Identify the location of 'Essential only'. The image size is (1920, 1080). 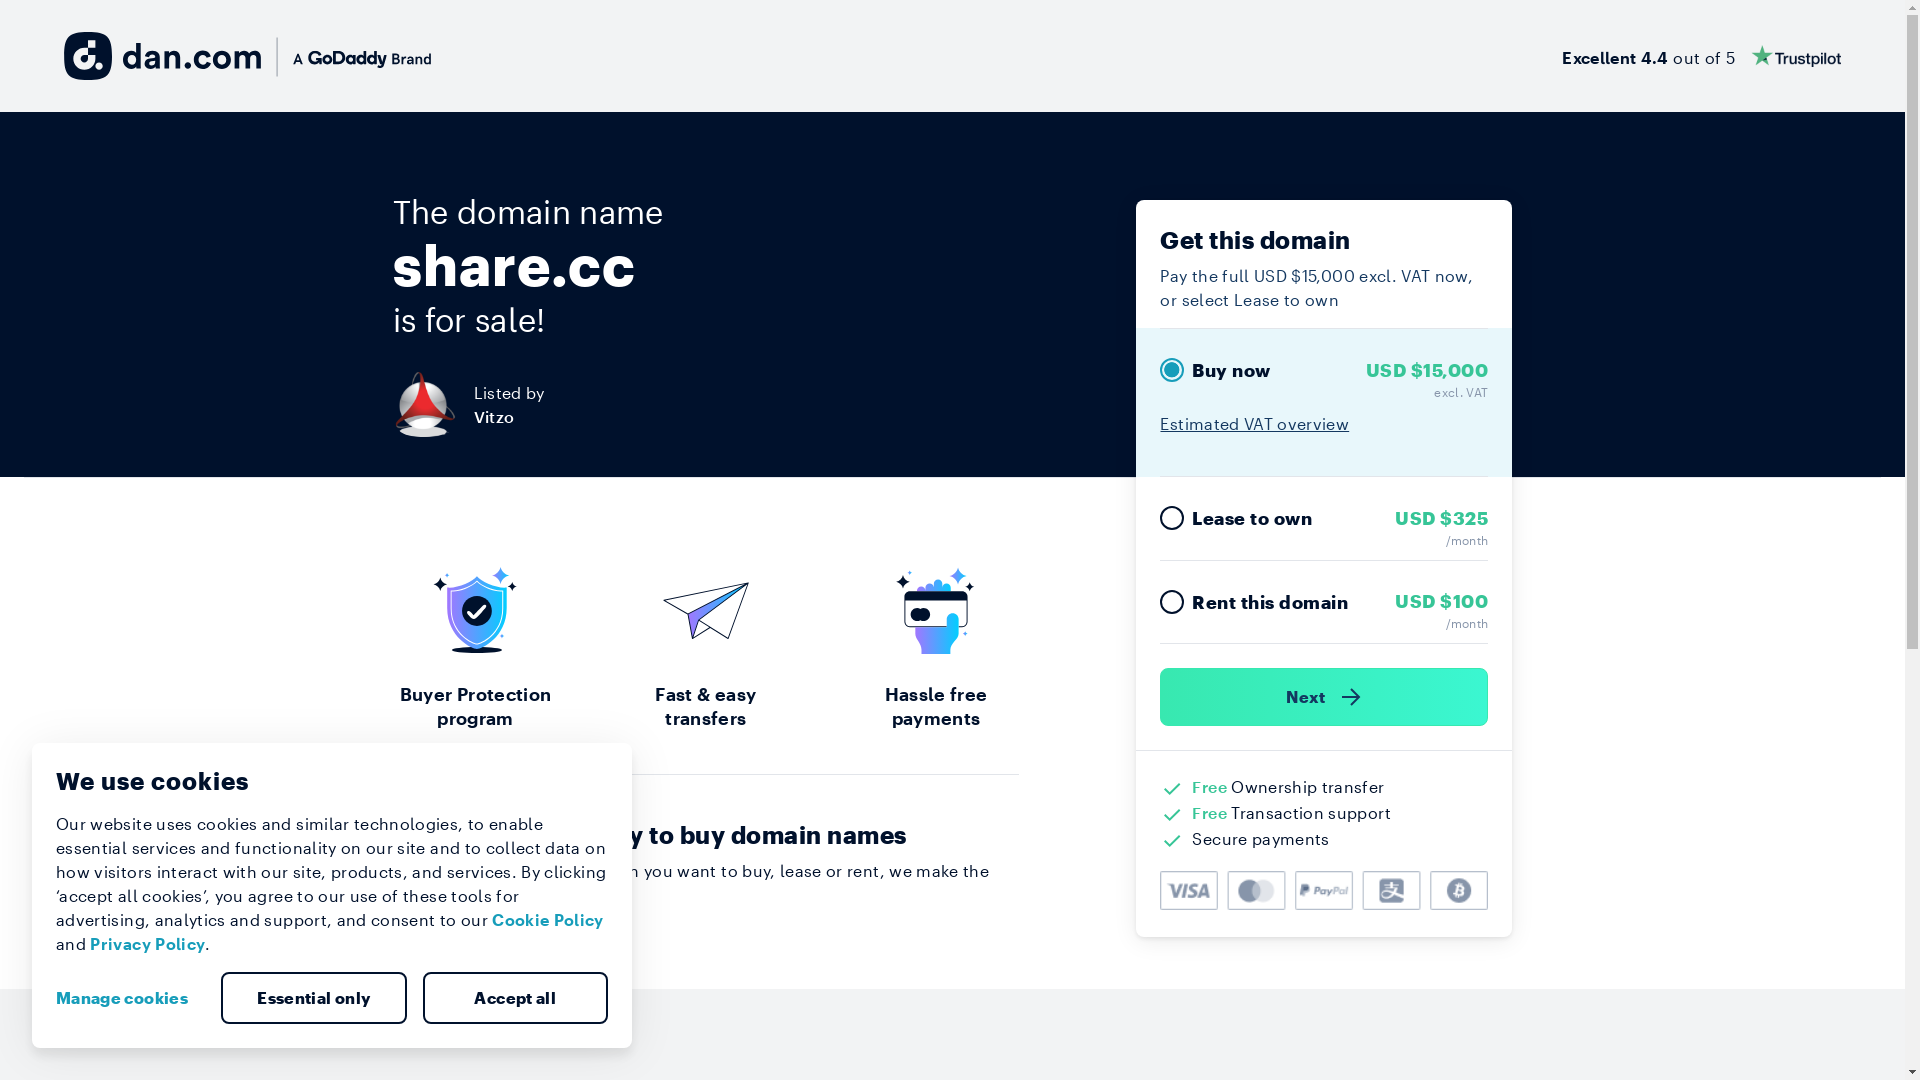
(220, 998).